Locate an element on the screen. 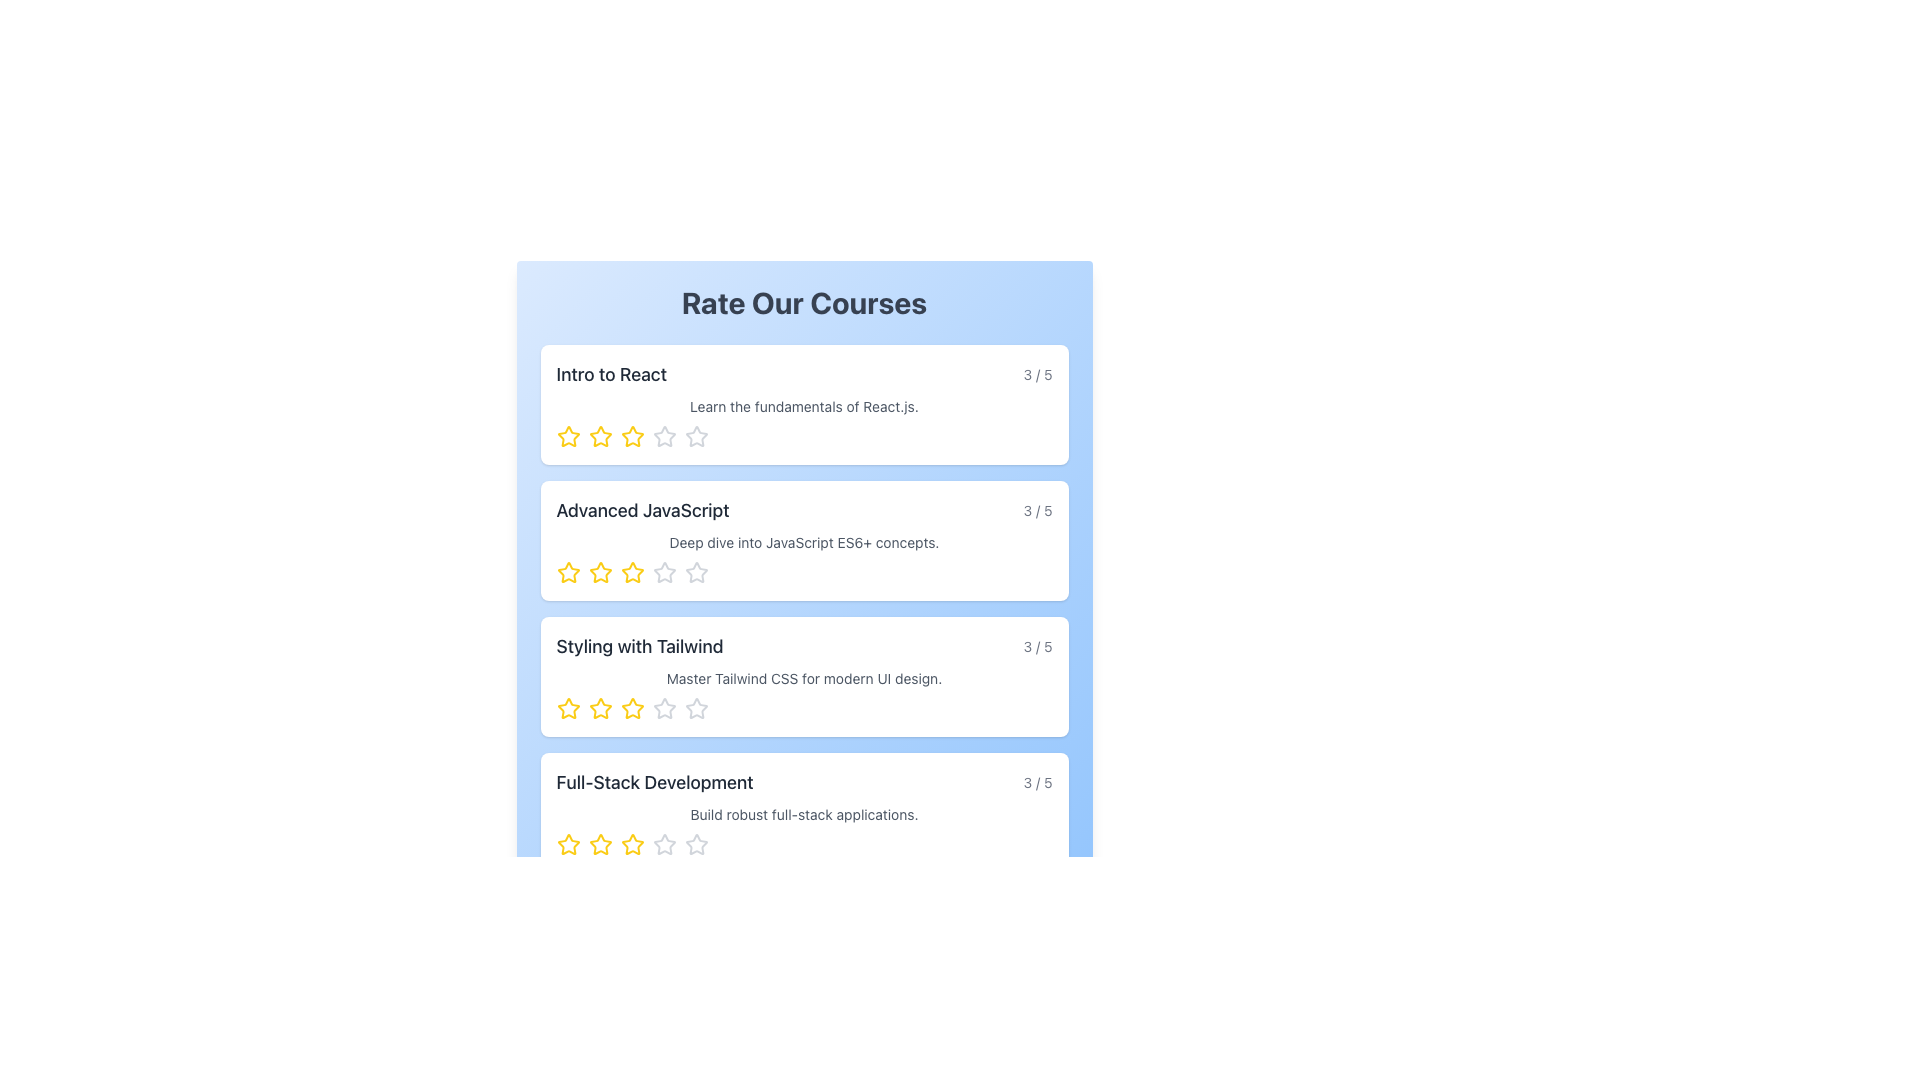  the text label that reads 'Full-Stack Development', which is styled with a medium font weight and dark gray color, located in the left portion of a horizontal row as the fourth item in a vertically stacked list of courses is located at coordinates (655, 782).